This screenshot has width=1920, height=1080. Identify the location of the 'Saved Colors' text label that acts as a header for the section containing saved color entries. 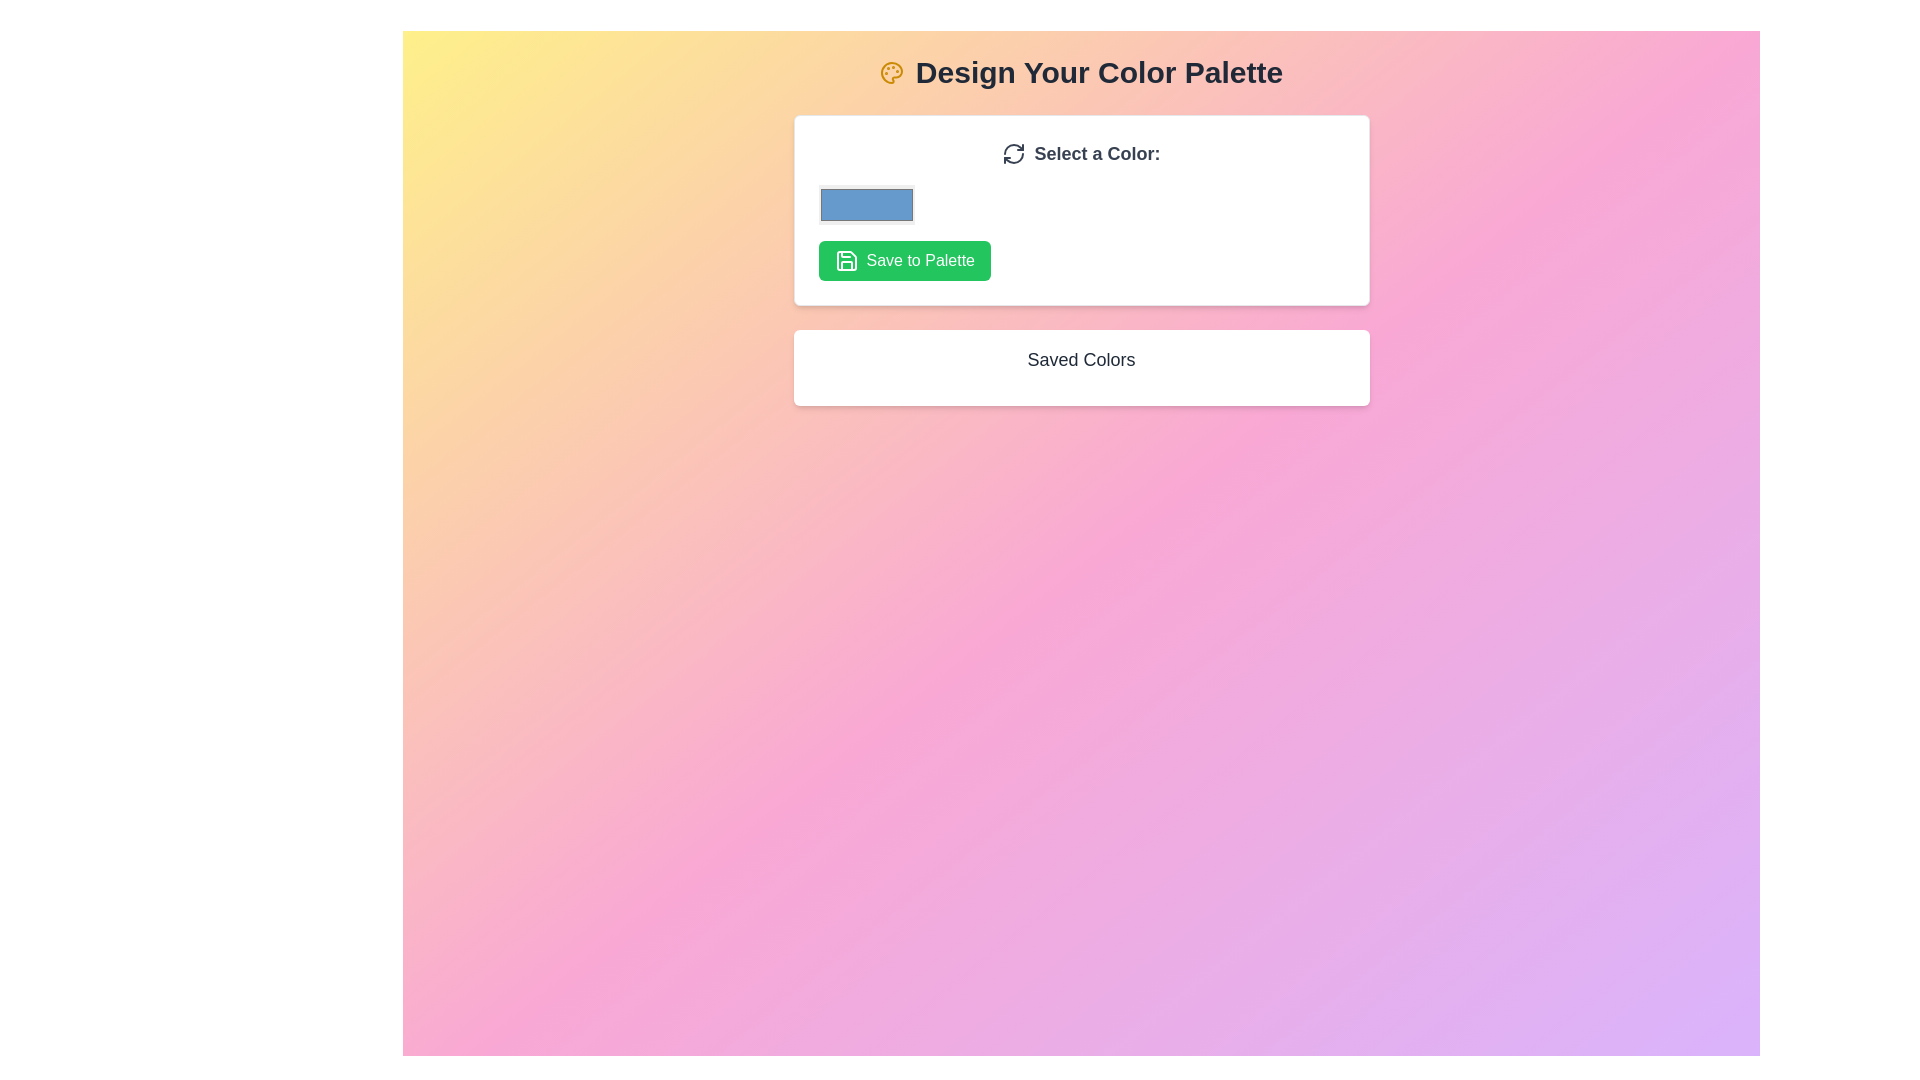
(1080, 358).